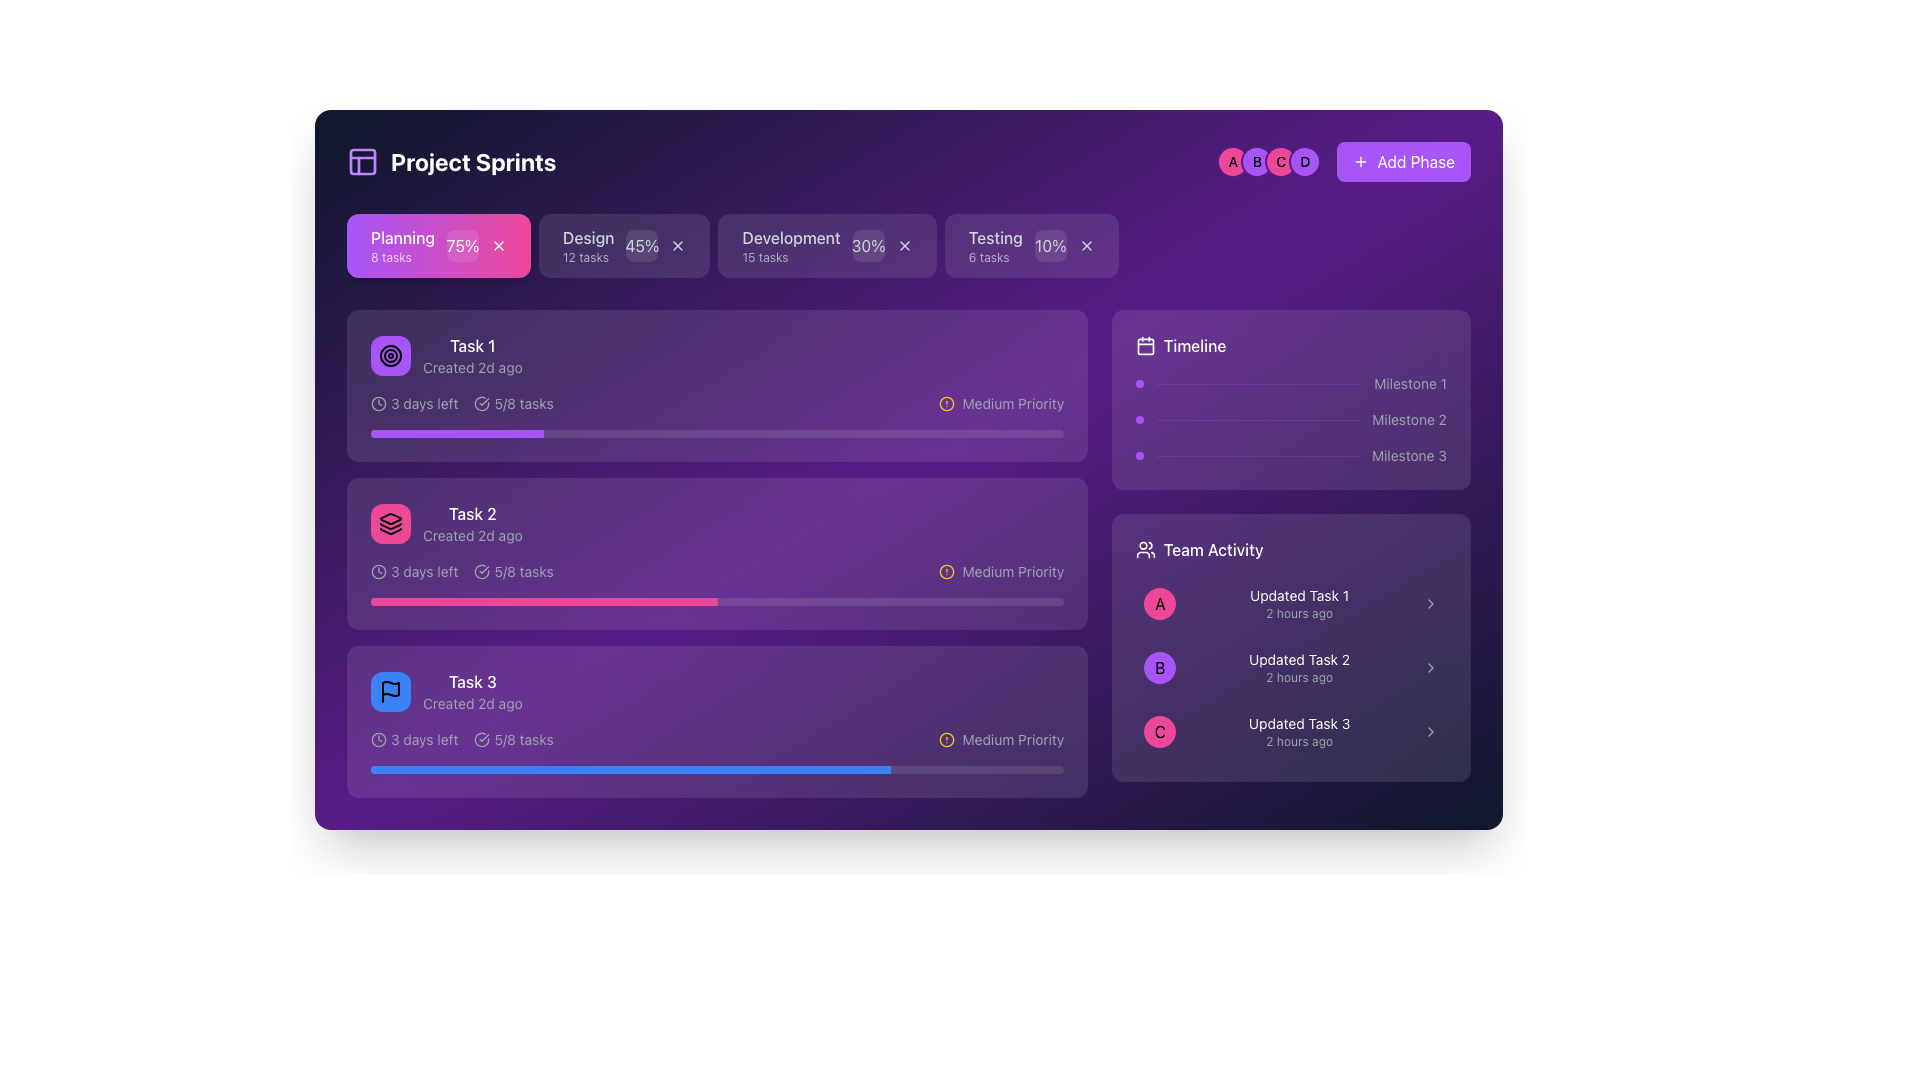 The height and width of the screenshot is (1080, 1920). Describe the element at coordinates (471, 703) in the screenshot. I see `the light gray text label displaying 'Created 2d ago' located beneath the 'Task 3' title in the 'Task 3' card` at that location.